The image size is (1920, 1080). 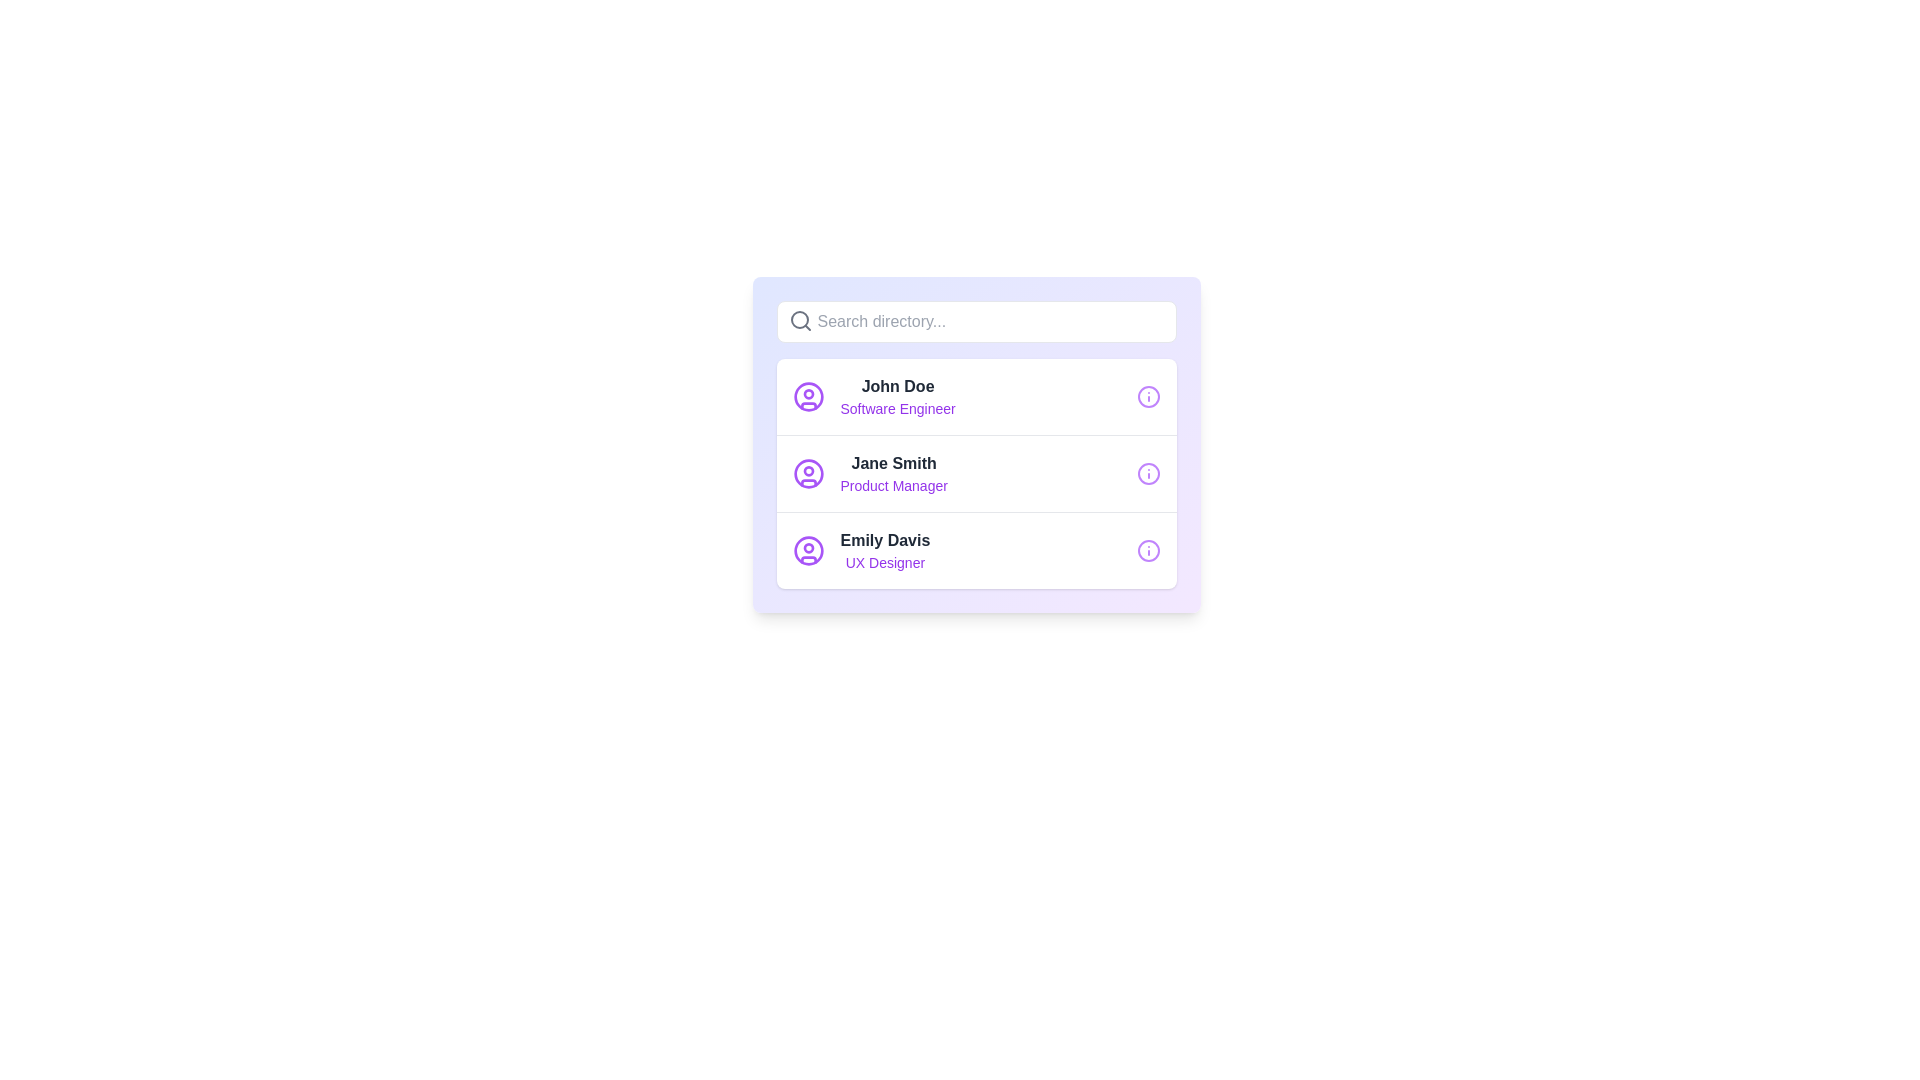 What do you see at coordinates (893, 474) in the screenshot?
I see `text block that provides the name and job title of the individual, positioned below 'John Doe Software Engineer' and above 'Emily Davis UX Designer' in the directory interface` at bounding box center [893, 474].